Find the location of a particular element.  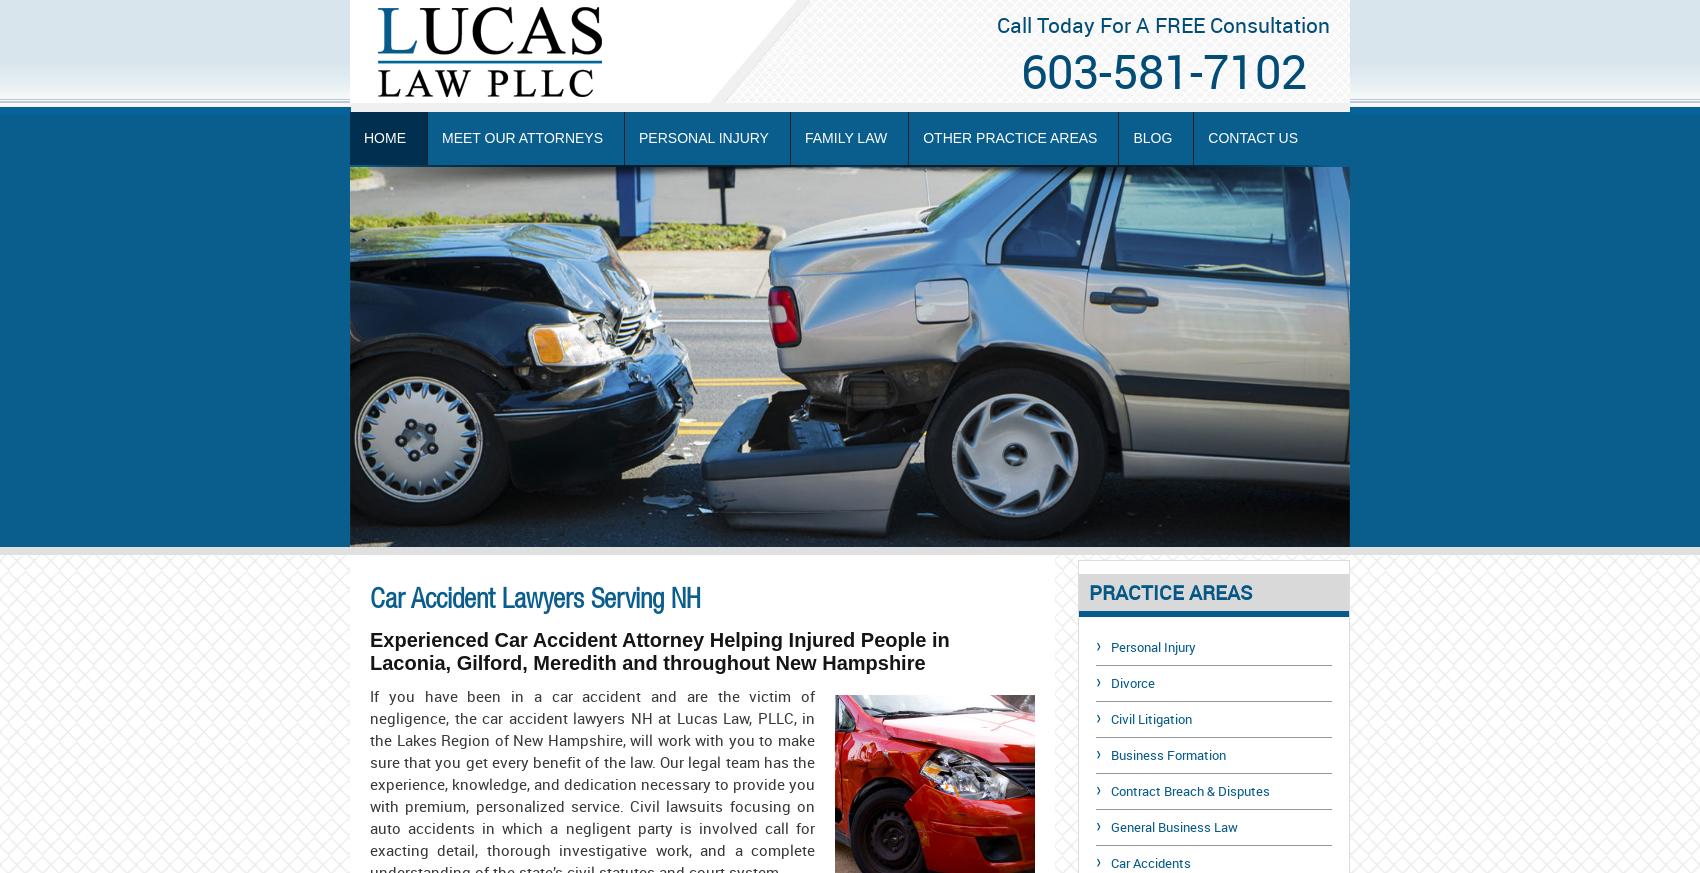

'Blog' is located at coordinates (1152, 138).